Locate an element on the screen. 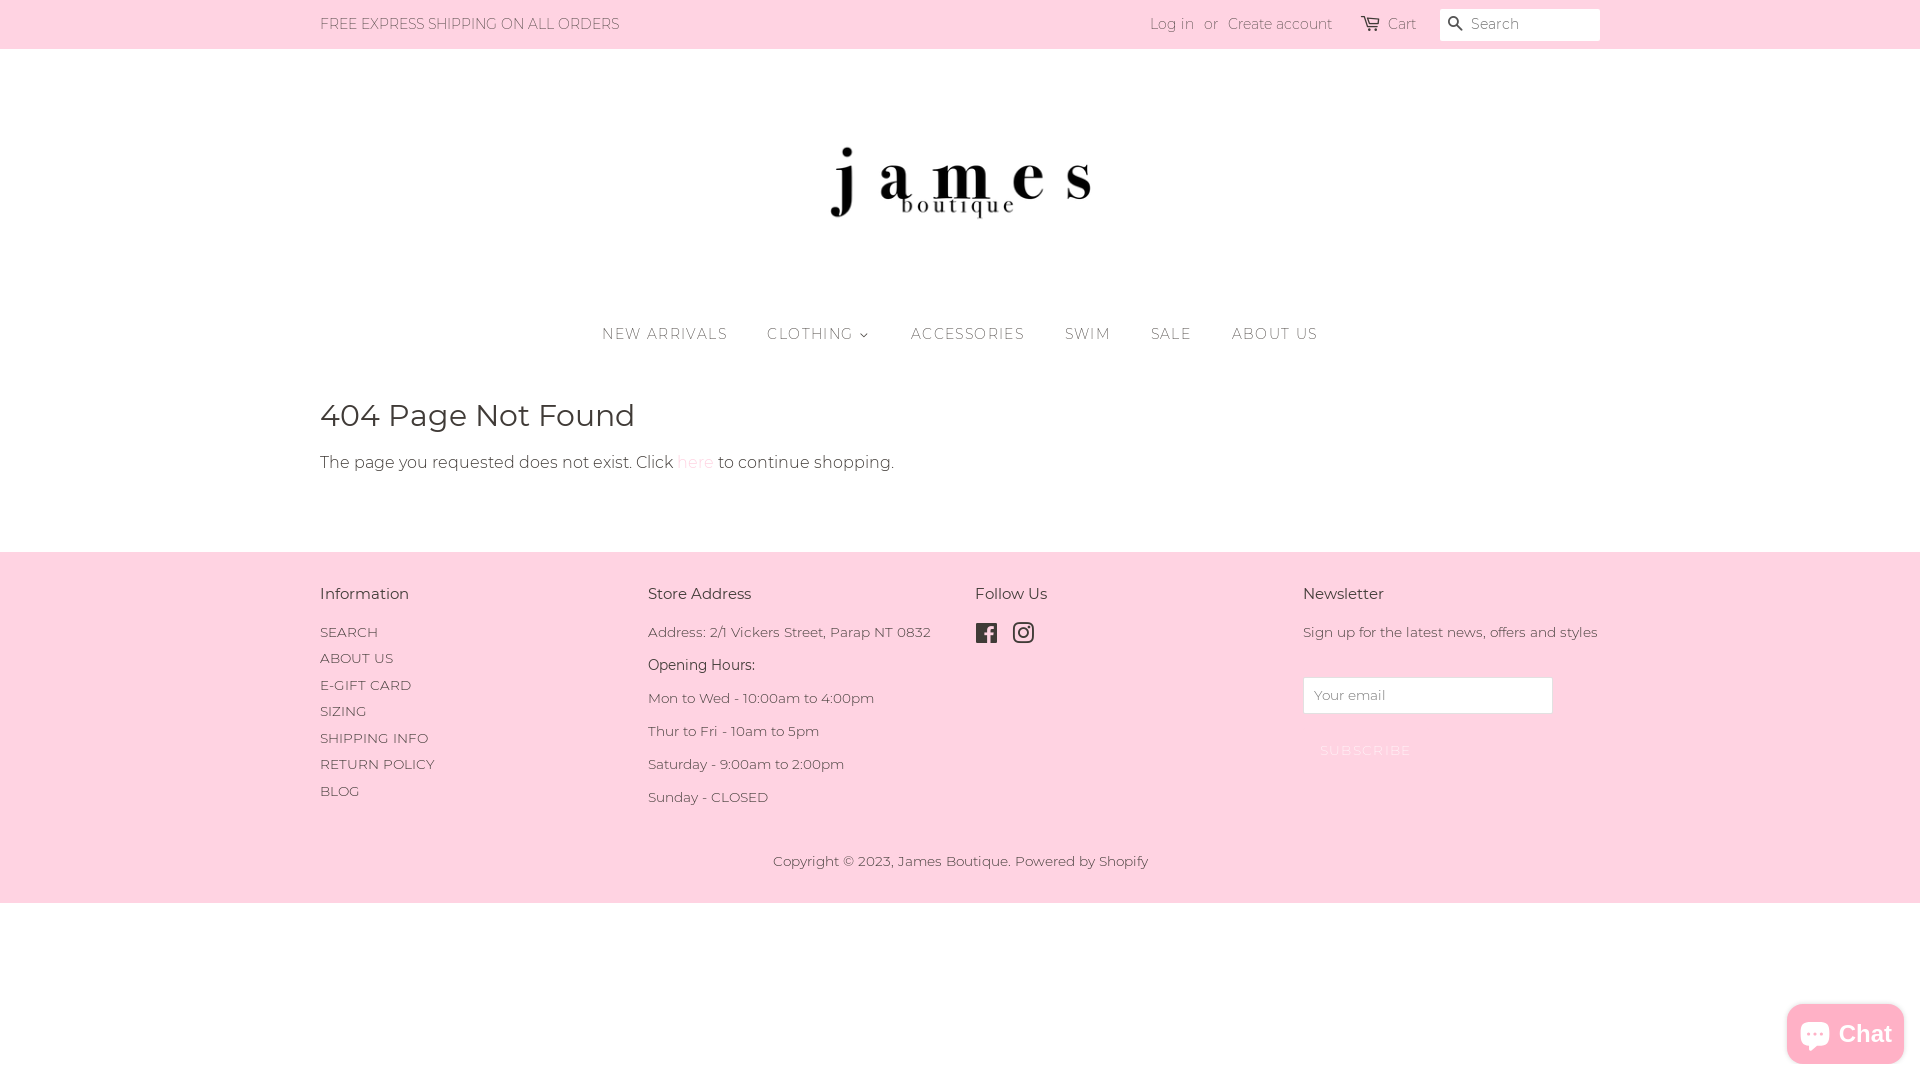 Image resolution: width=1920 pixels, height=1080 pixels. 'Instagram' is located at coordinates (1012, 636).